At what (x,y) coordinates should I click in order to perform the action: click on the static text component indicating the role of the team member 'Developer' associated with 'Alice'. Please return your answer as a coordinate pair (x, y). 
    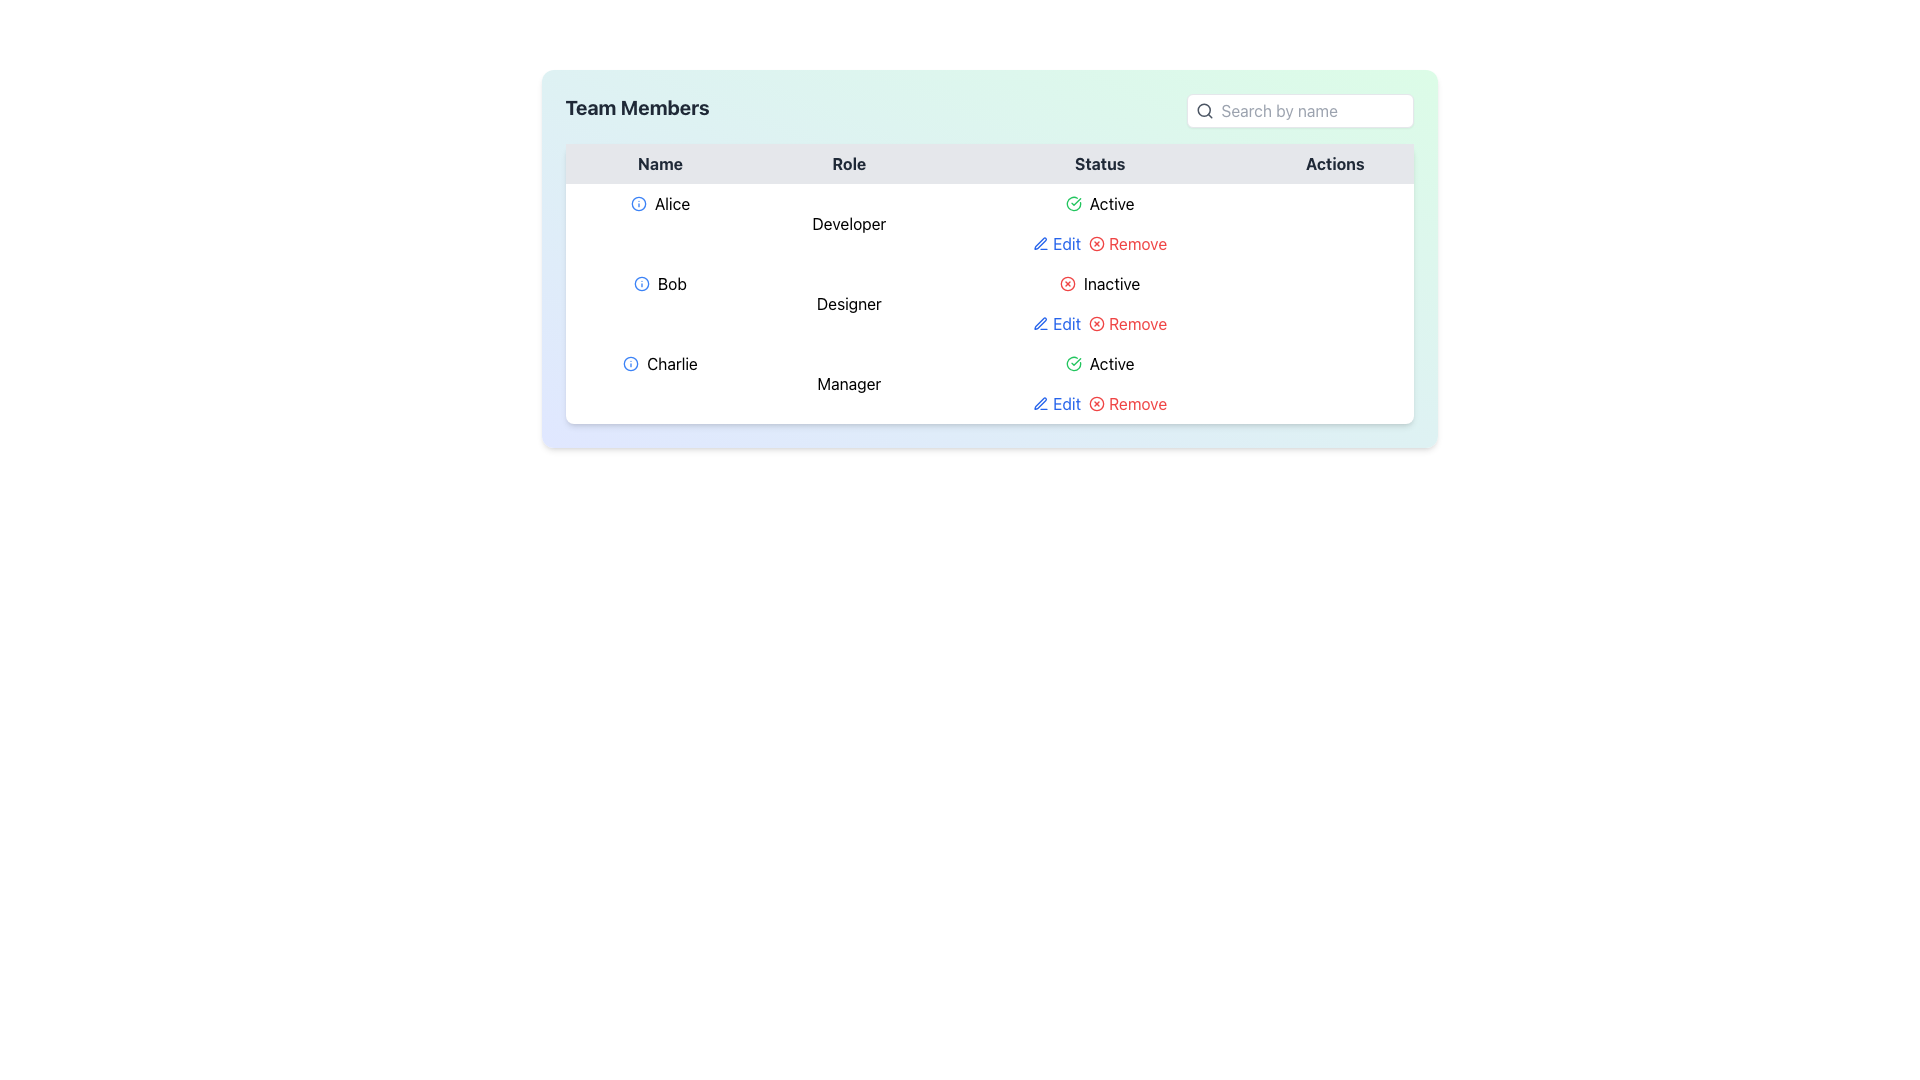
    Looking at the image, I should click on (849, 223).